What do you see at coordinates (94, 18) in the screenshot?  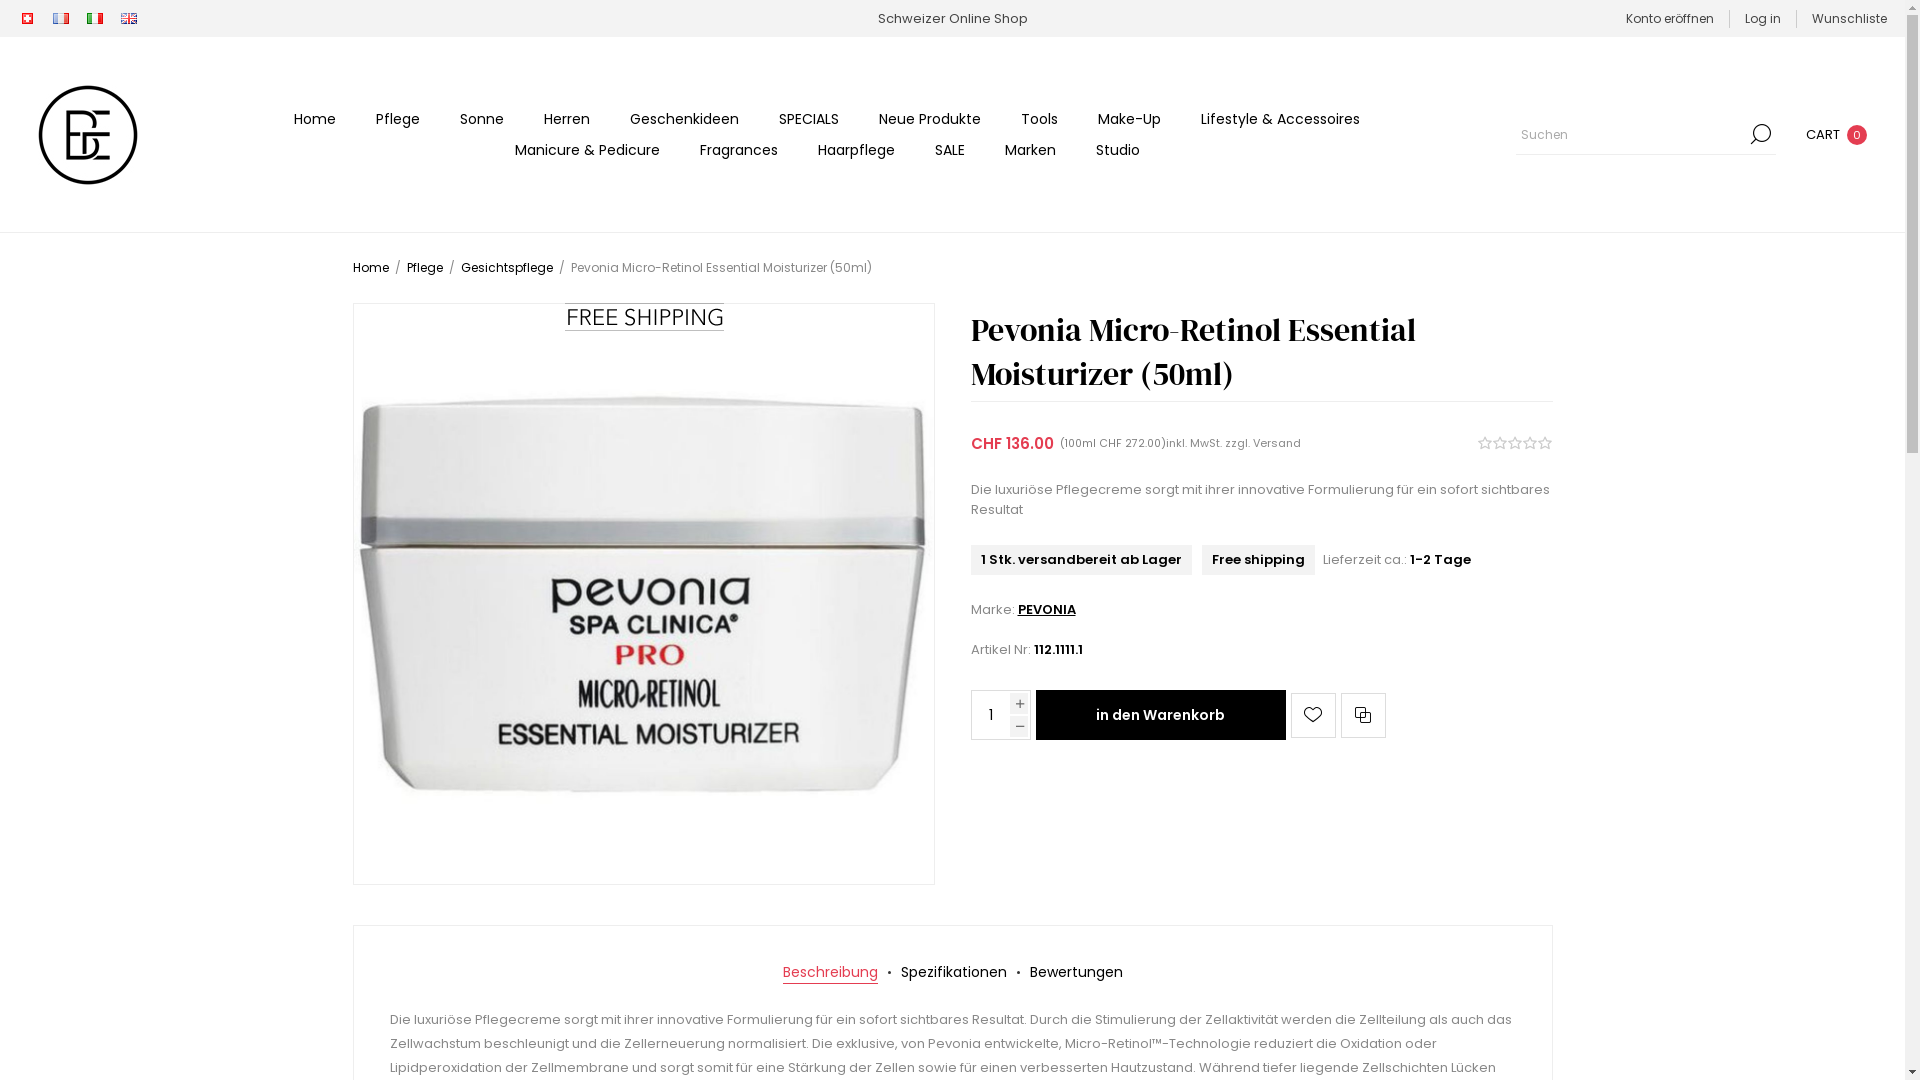 I see `'IT'` at bounding box center [94, 18].